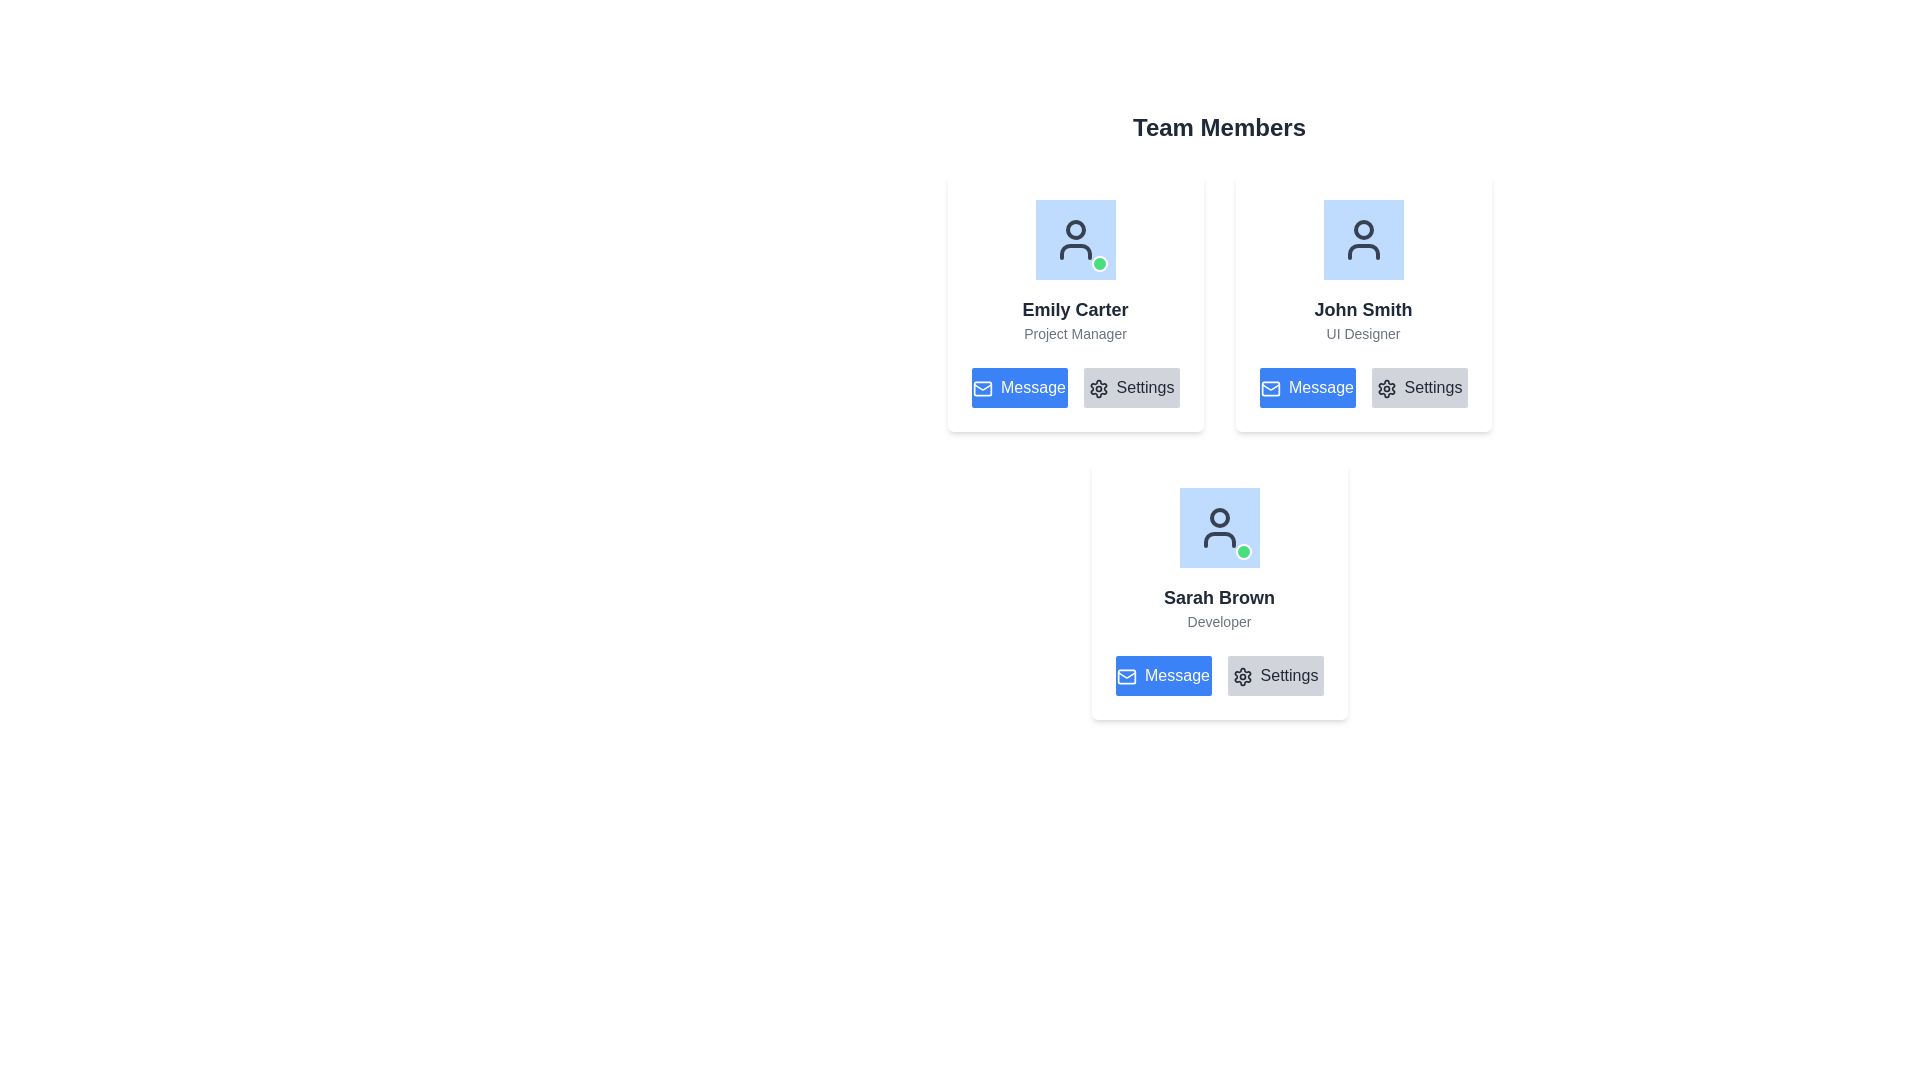 The width and height of the screenshot is (1920, 1080). What do you see at coordinates (1385, 388) in the screenshot?
I see `the cogwheel icon within the 'Settings' button located beneath the profile card of 'John Smith - UI Designer'` at bounding box center [1385, 388].